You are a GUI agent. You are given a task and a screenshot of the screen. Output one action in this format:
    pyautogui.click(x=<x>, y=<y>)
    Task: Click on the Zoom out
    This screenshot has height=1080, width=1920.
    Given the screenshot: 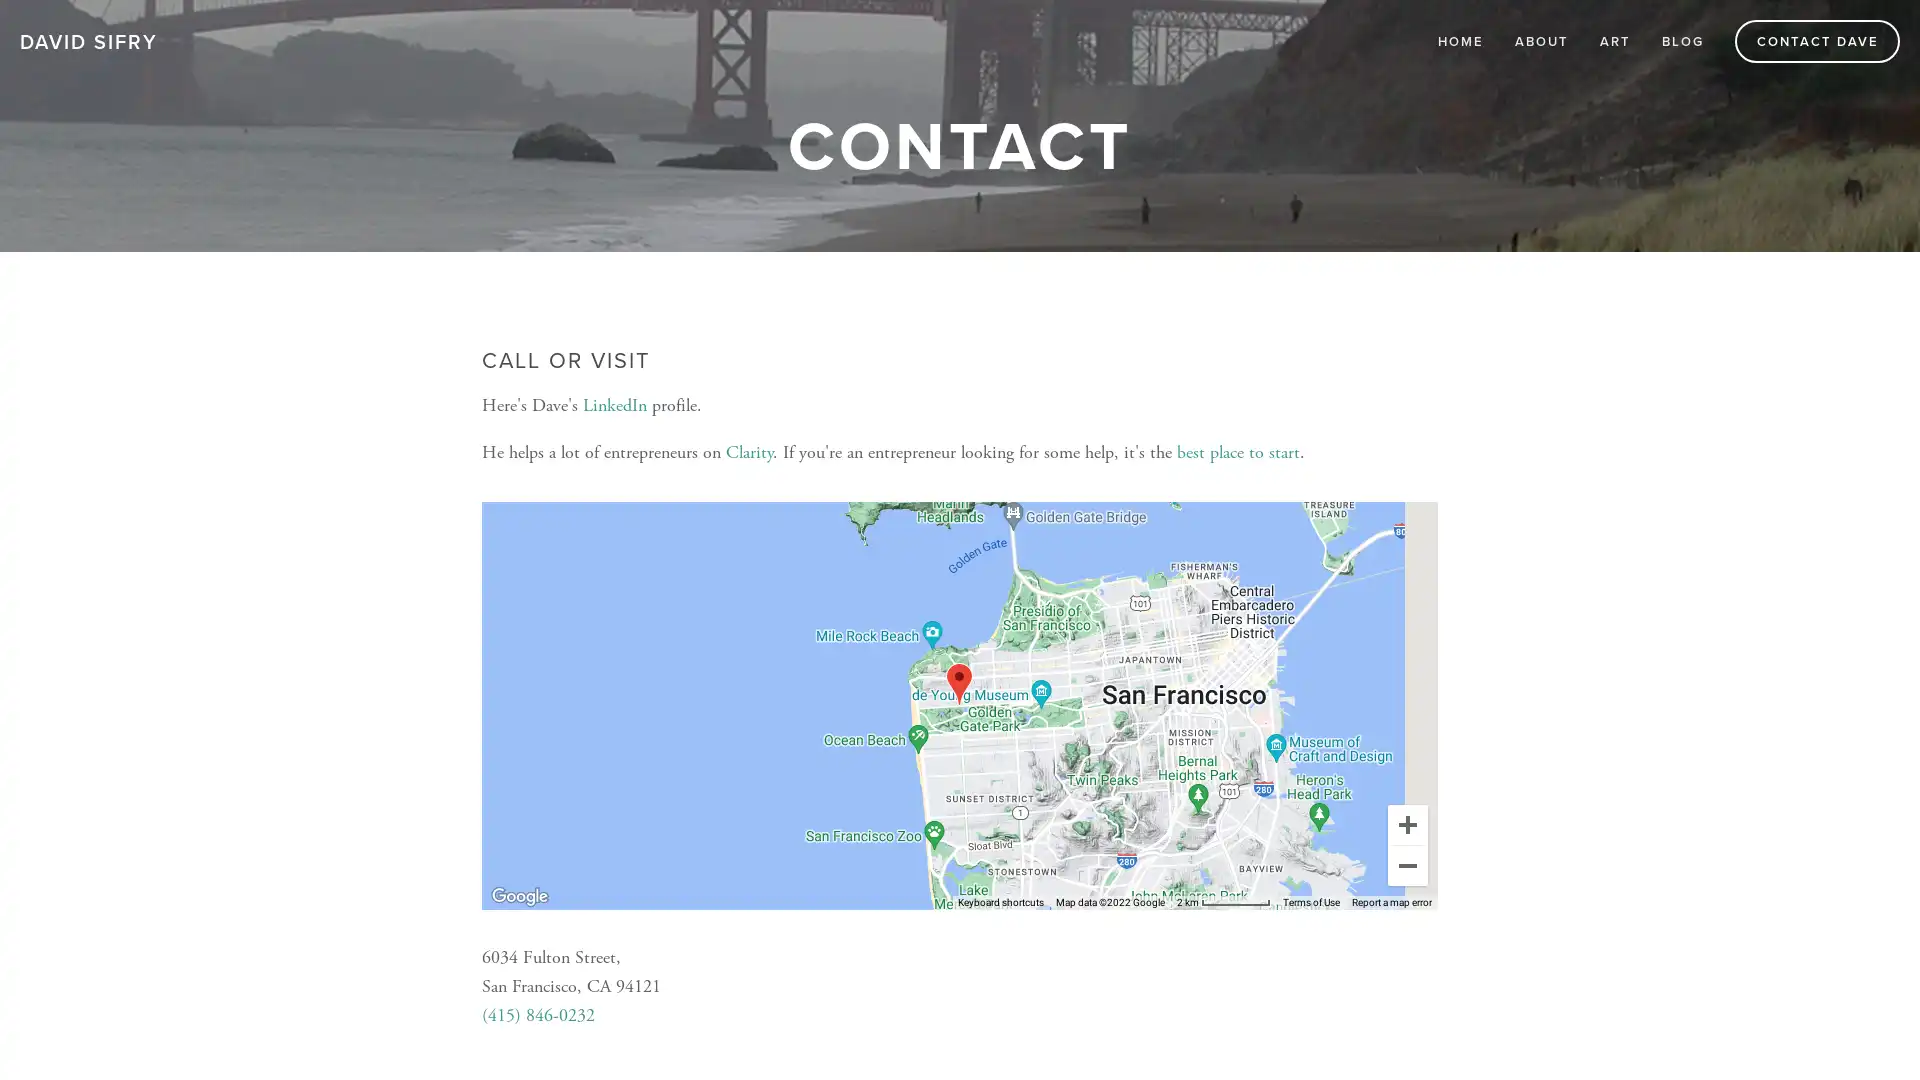 What is the action you would take?
    pyautogui.click(x=1406, y=863)
    